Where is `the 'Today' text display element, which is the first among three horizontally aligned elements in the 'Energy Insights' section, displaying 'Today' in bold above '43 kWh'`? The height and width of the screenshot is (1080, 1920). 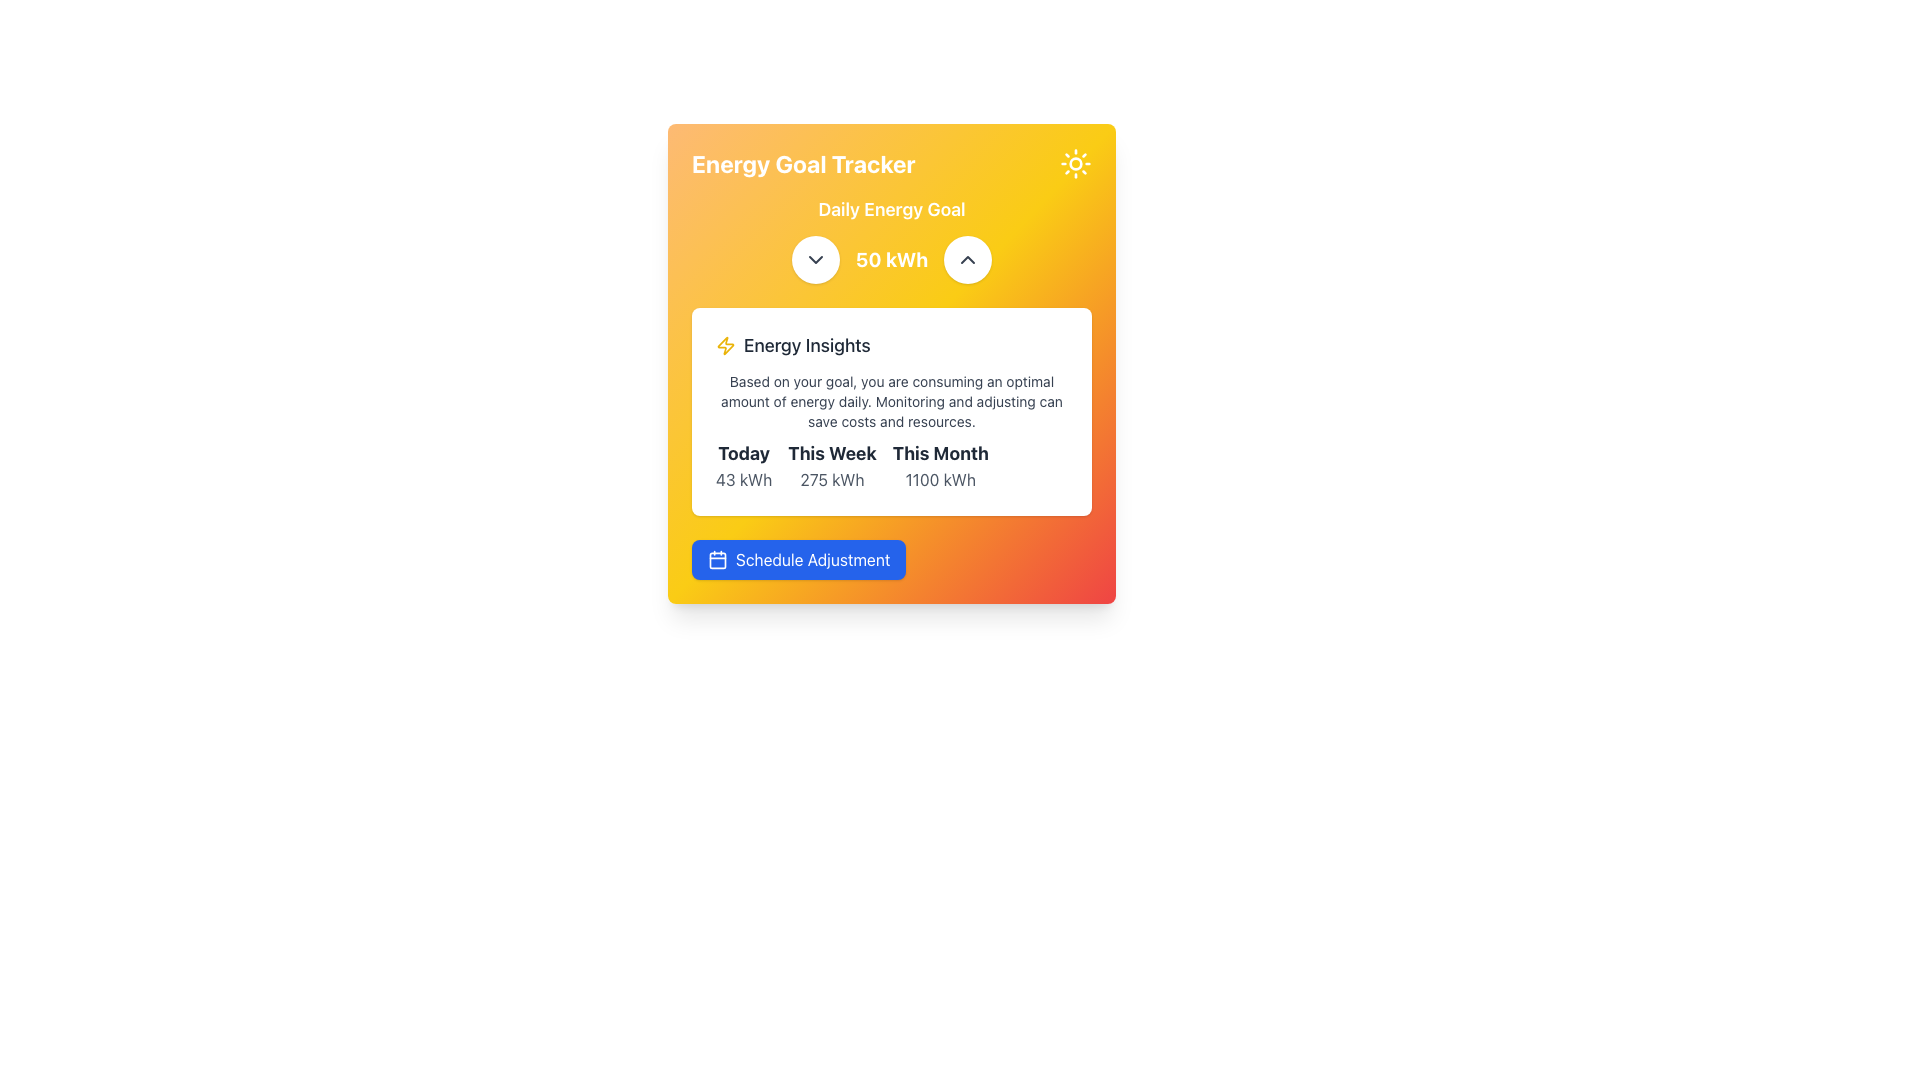 the 'Today' text display element, which is the first among three horizontally aligned elements in the 'Energy Insights' section, displaying 'Today' in bold above '43 kWh' is located at coordinates (743, 466).